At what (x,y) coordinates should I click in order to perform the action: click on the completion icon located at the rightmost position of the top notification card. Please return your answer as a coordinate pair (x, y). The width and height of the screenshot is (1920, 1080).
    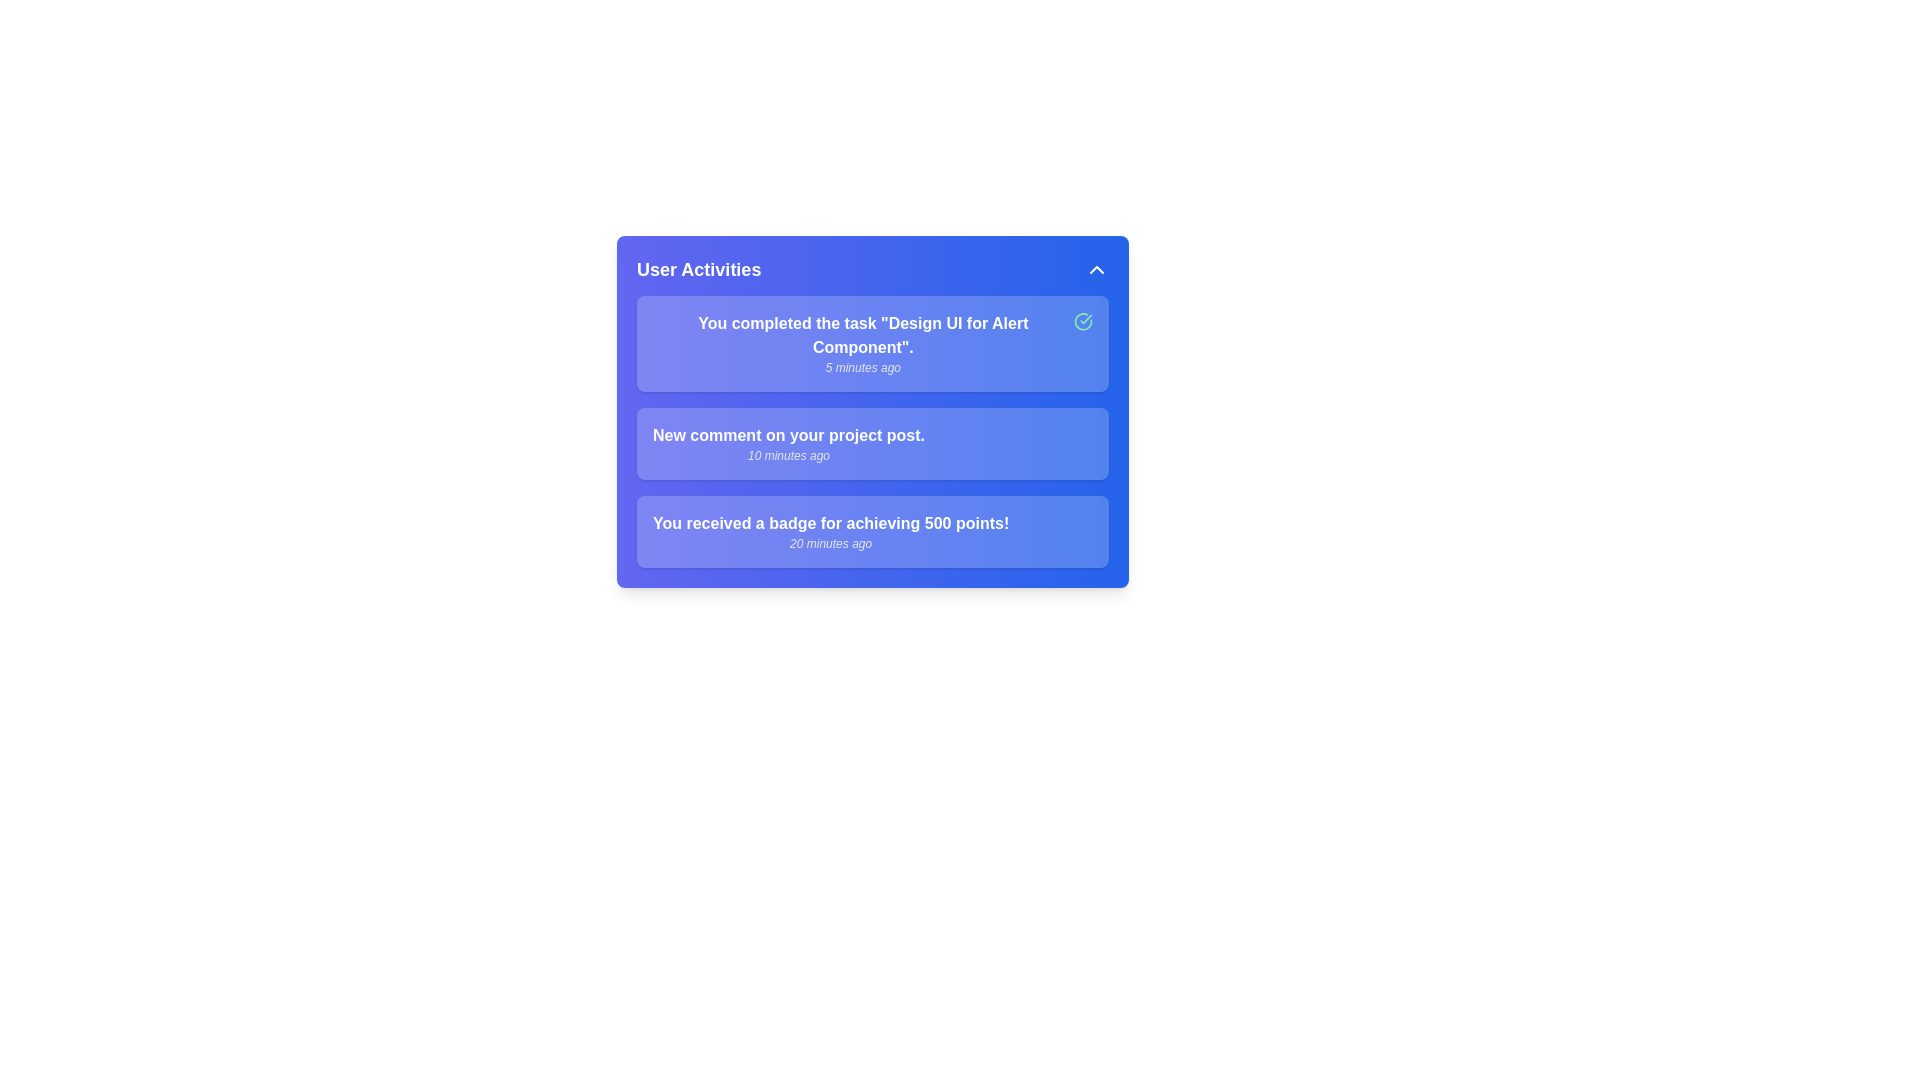
    Looking at the image, I should click on (1082, 320).